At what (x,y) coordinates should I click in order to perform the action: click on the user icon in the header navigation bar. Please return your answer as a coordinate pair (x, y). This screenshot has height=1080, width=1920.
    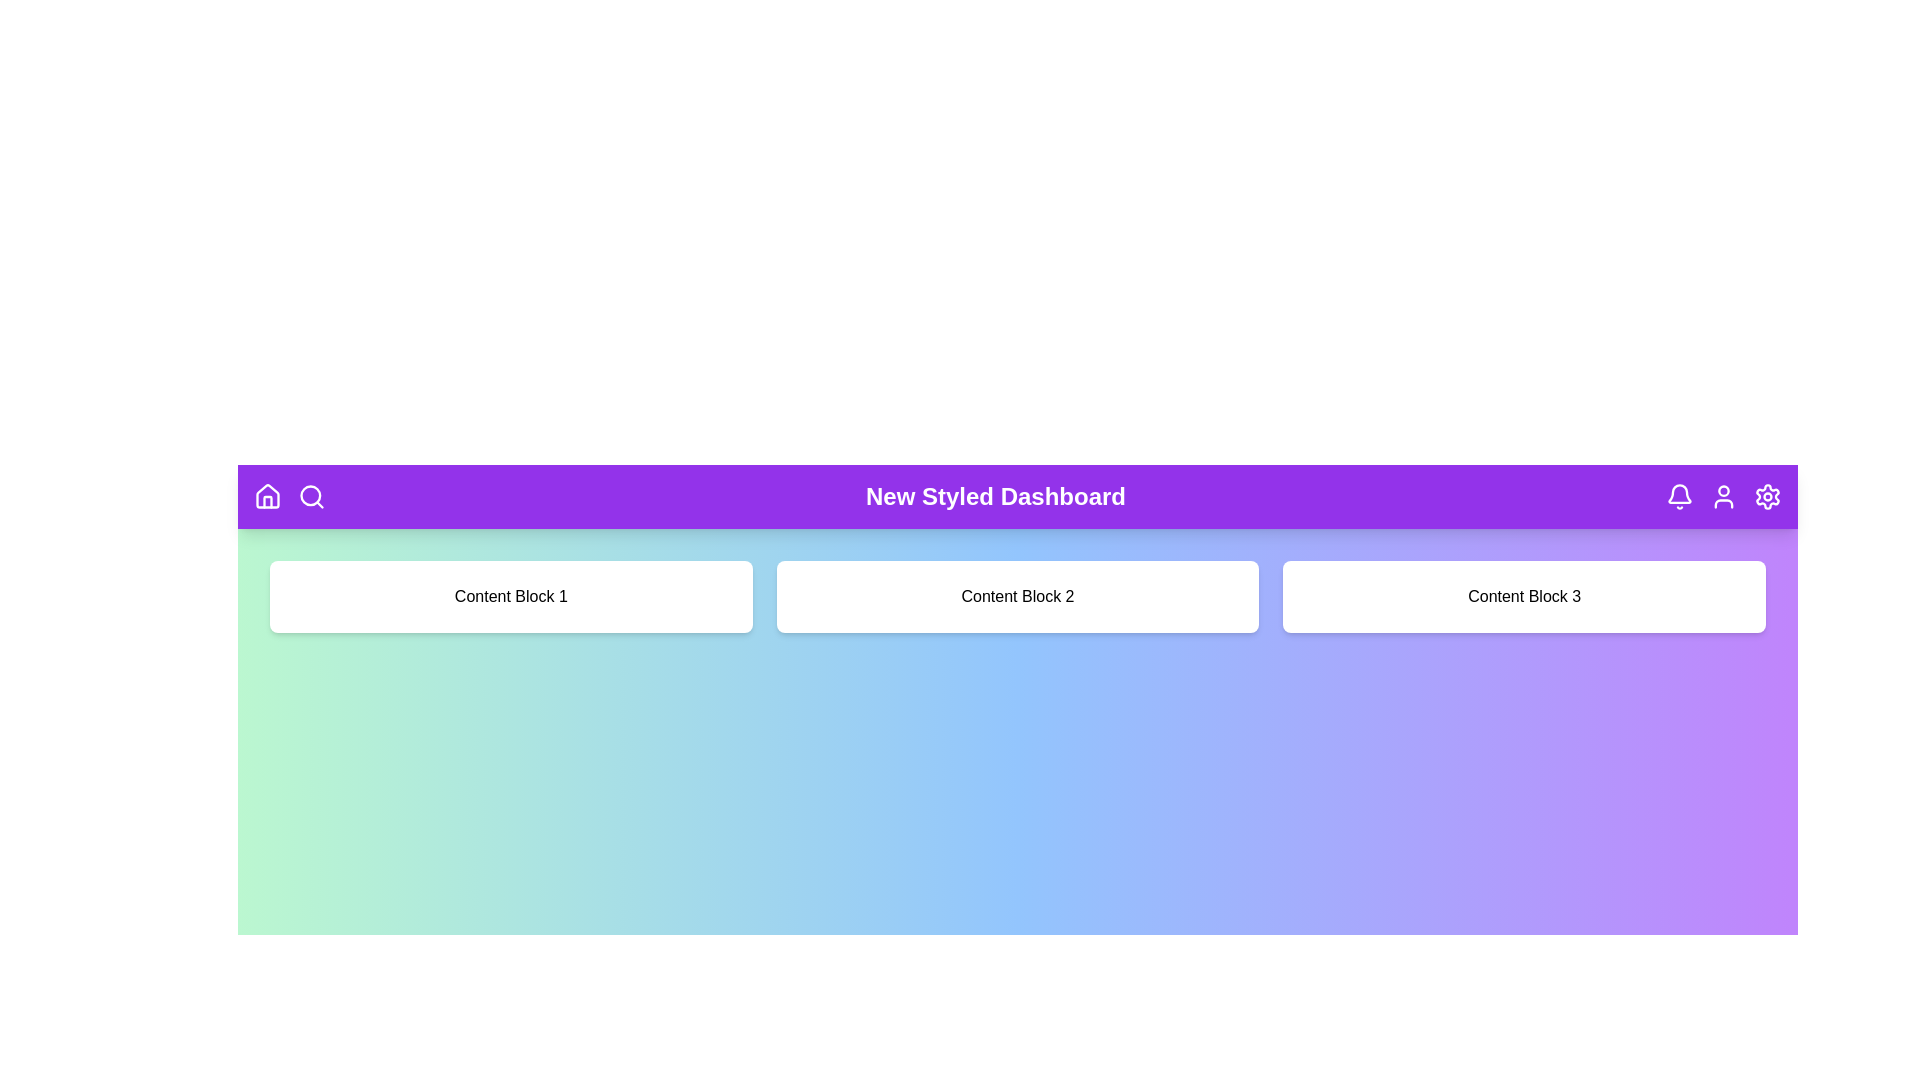
    Looking at the image, I should click on (1722, 496).